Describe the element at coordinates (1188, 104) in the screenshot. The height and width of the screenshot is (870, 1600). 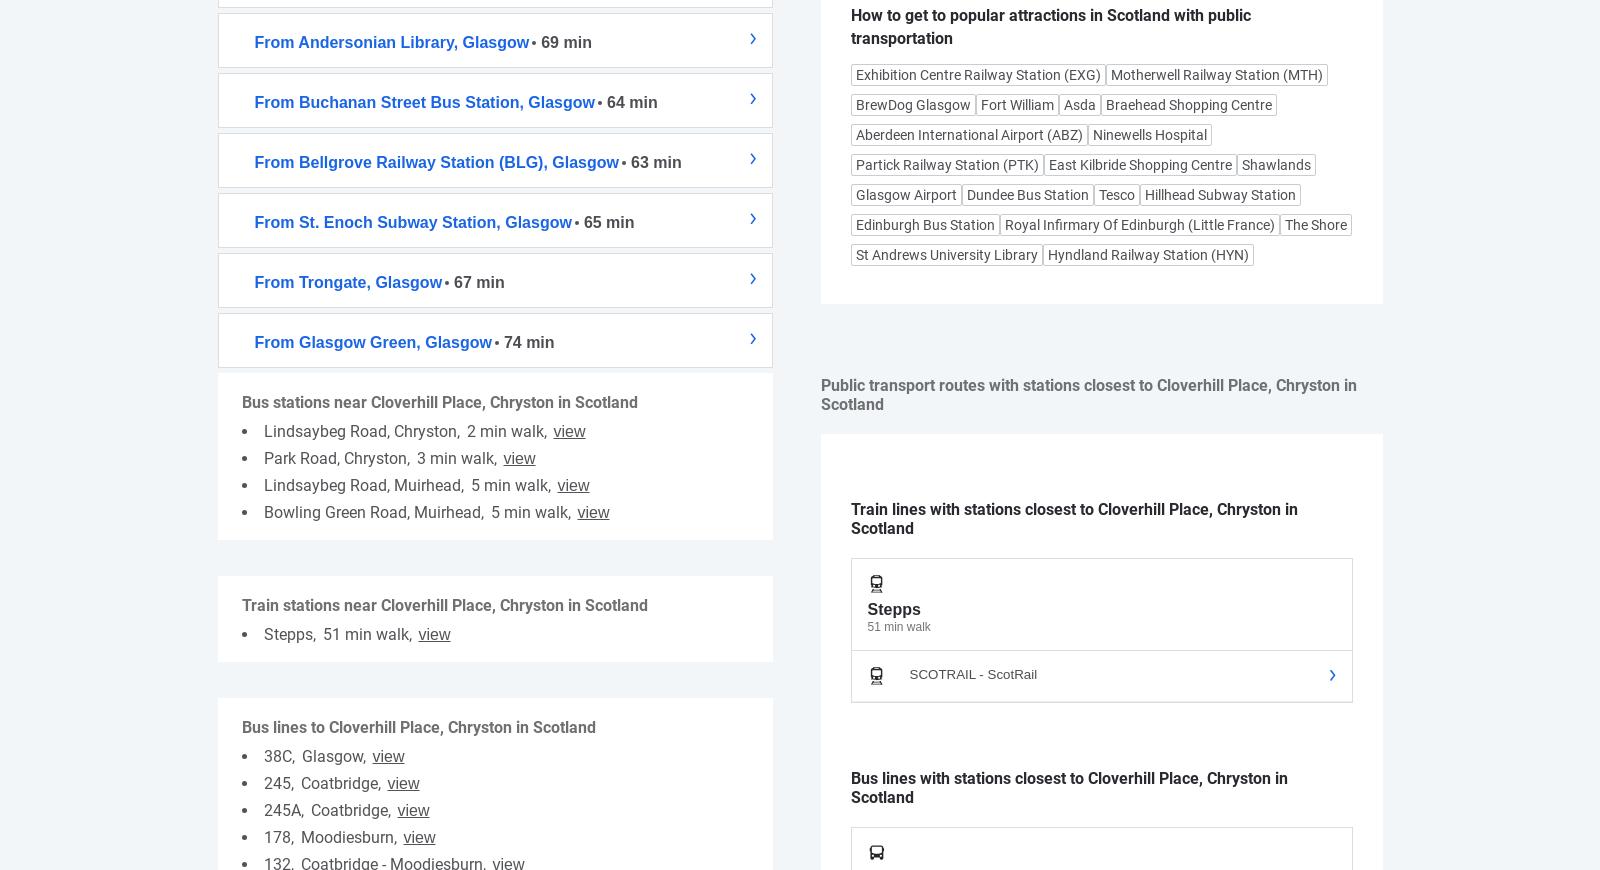
I see `'Braehead Shopping Centre'` at that location.